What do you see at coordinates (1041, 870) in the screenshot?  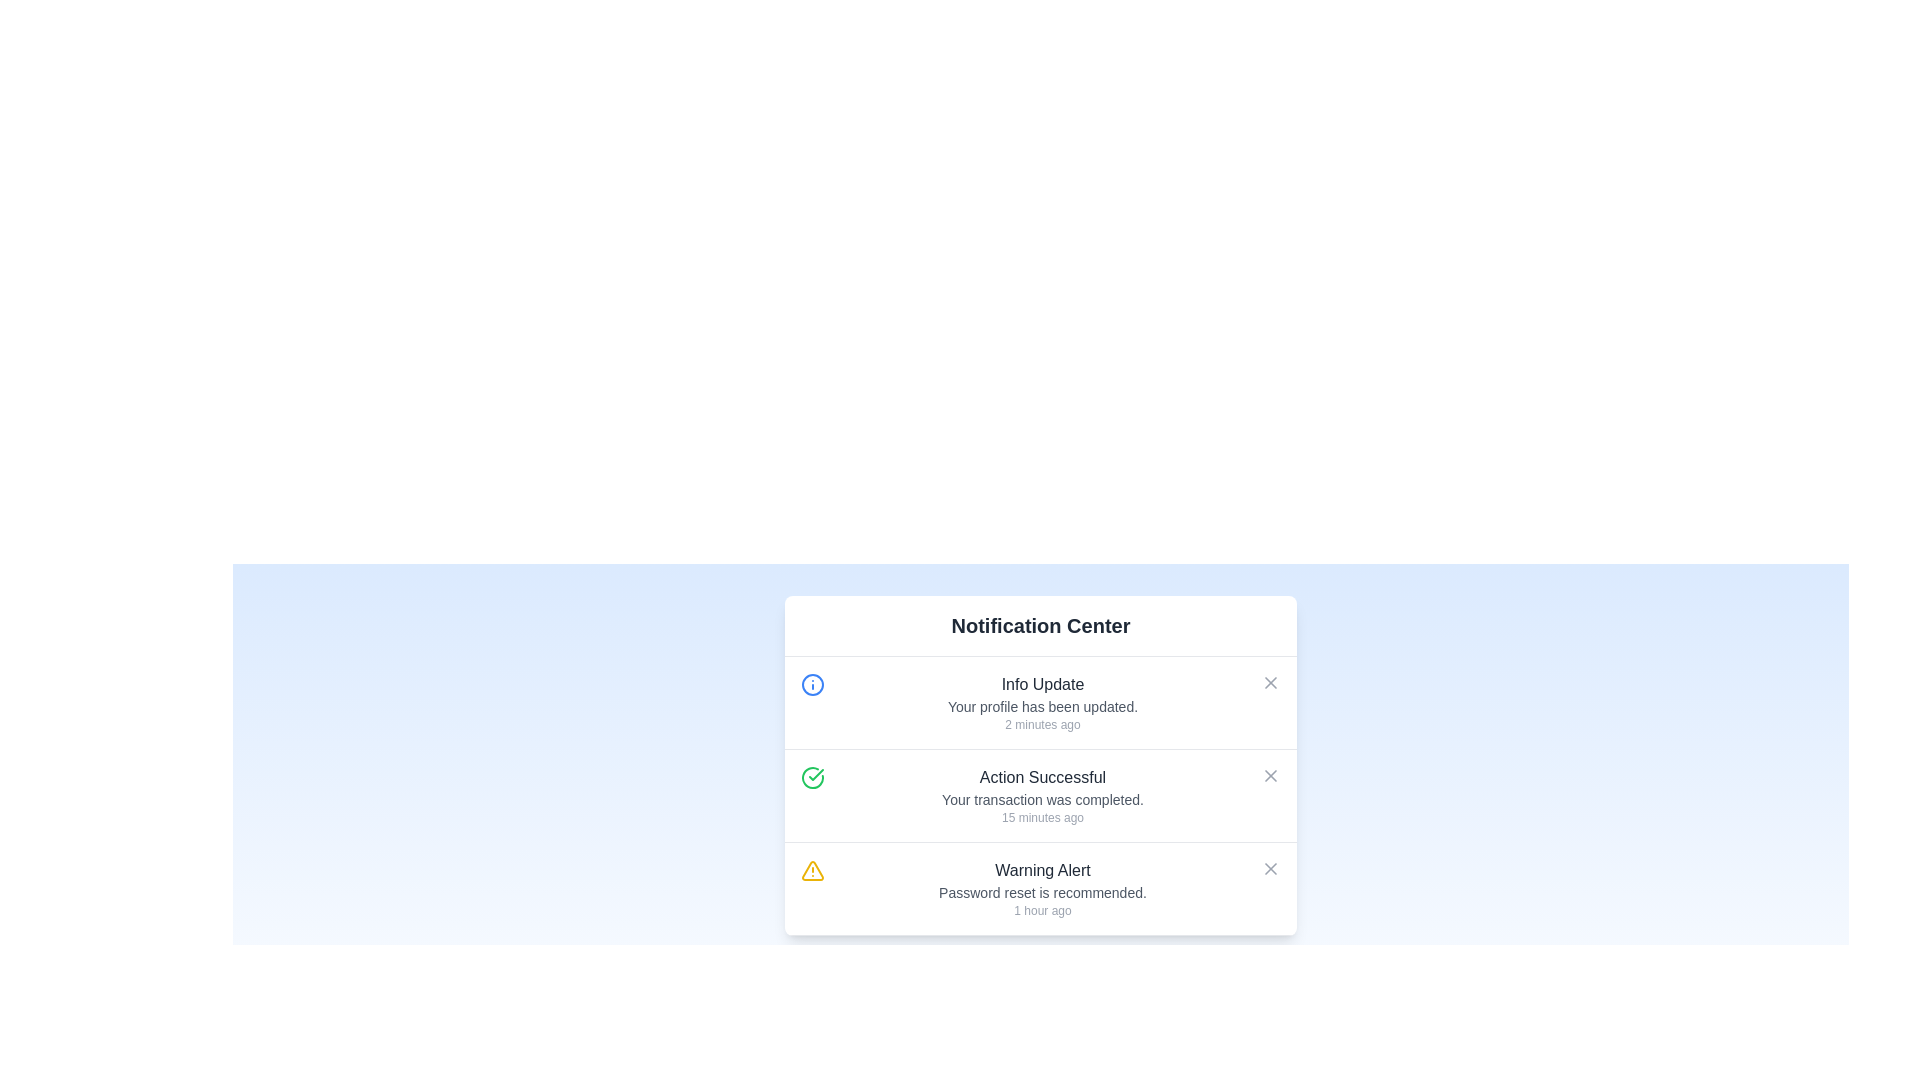 I see `the main title text label in the third notification card in the 'Notification Center' dialog, which indicates the type or category of the notification` at bounding box center [1041, 870].